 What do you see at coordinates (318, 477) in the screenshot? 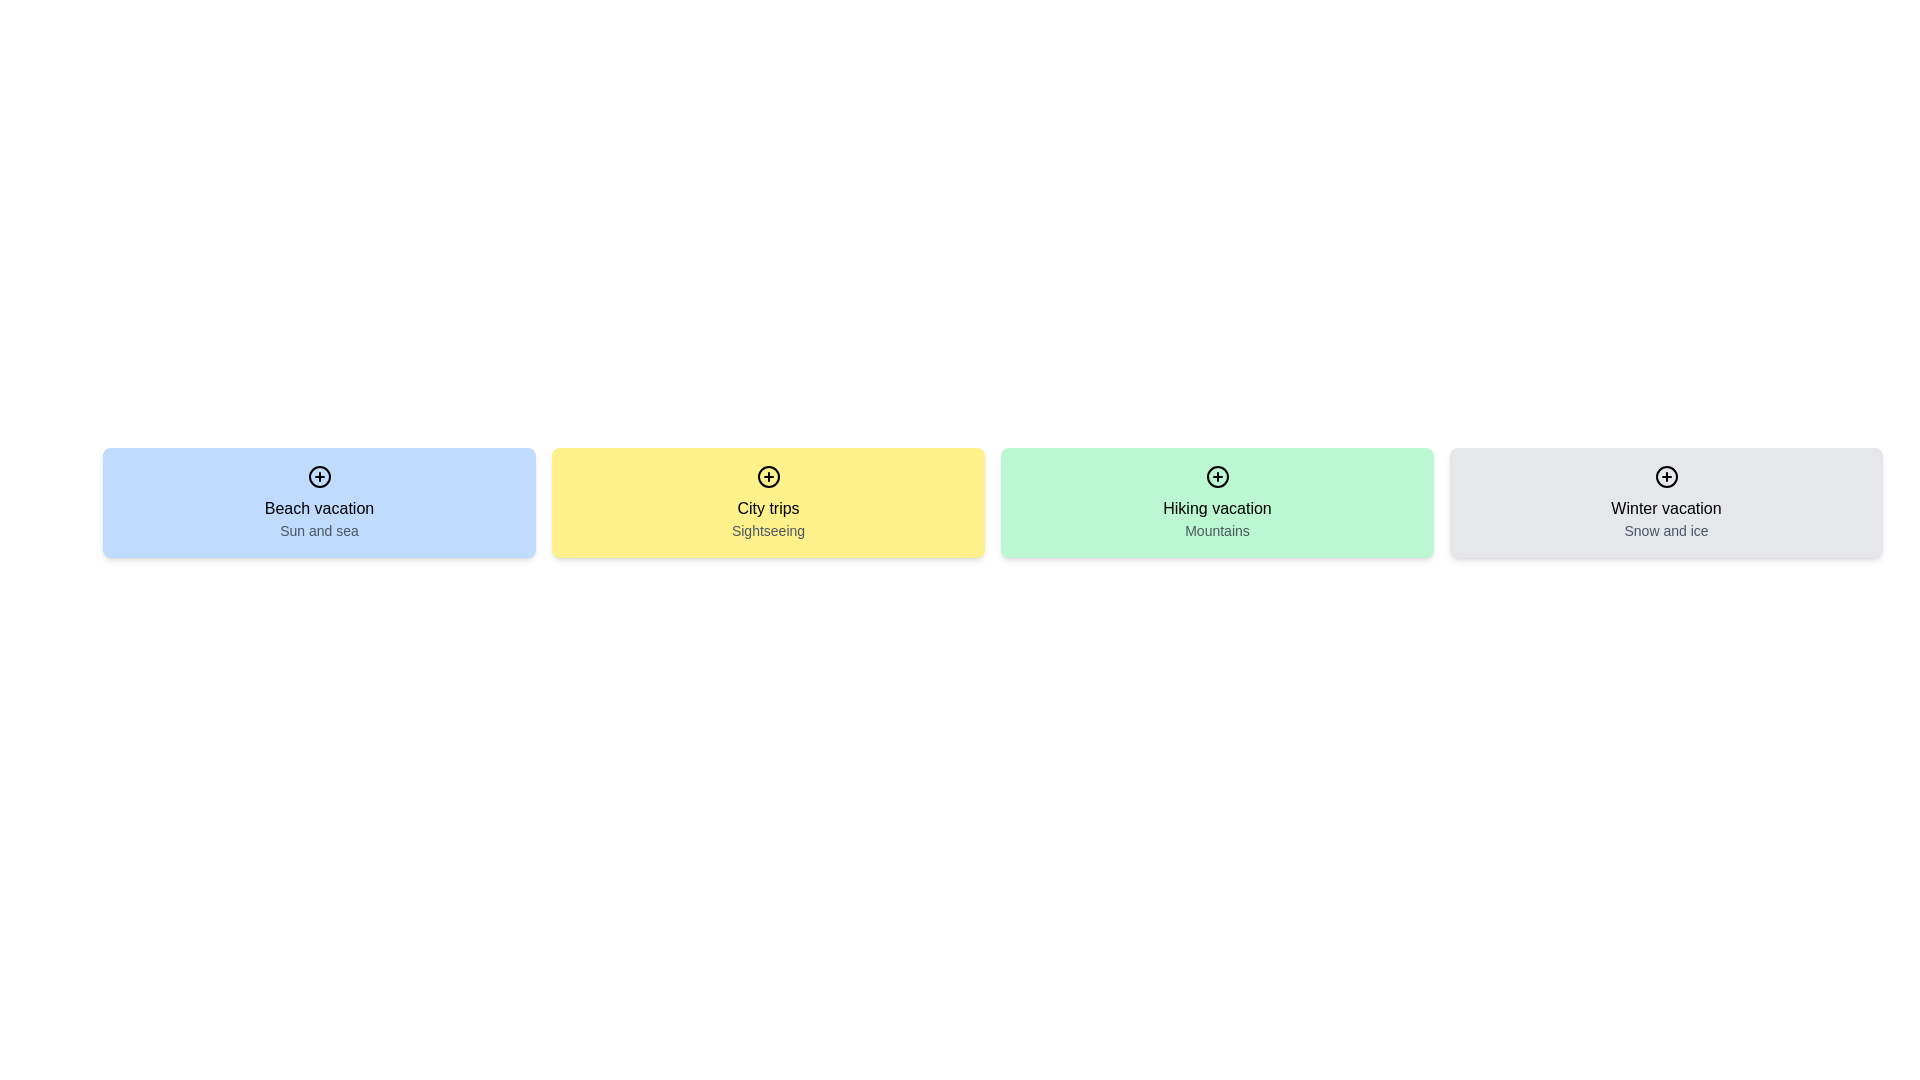
I see `the interactive button with a 'plus' icon located at the top center of the first blue card labeled 'Beach vacation'` at bounding box center [318, 477].